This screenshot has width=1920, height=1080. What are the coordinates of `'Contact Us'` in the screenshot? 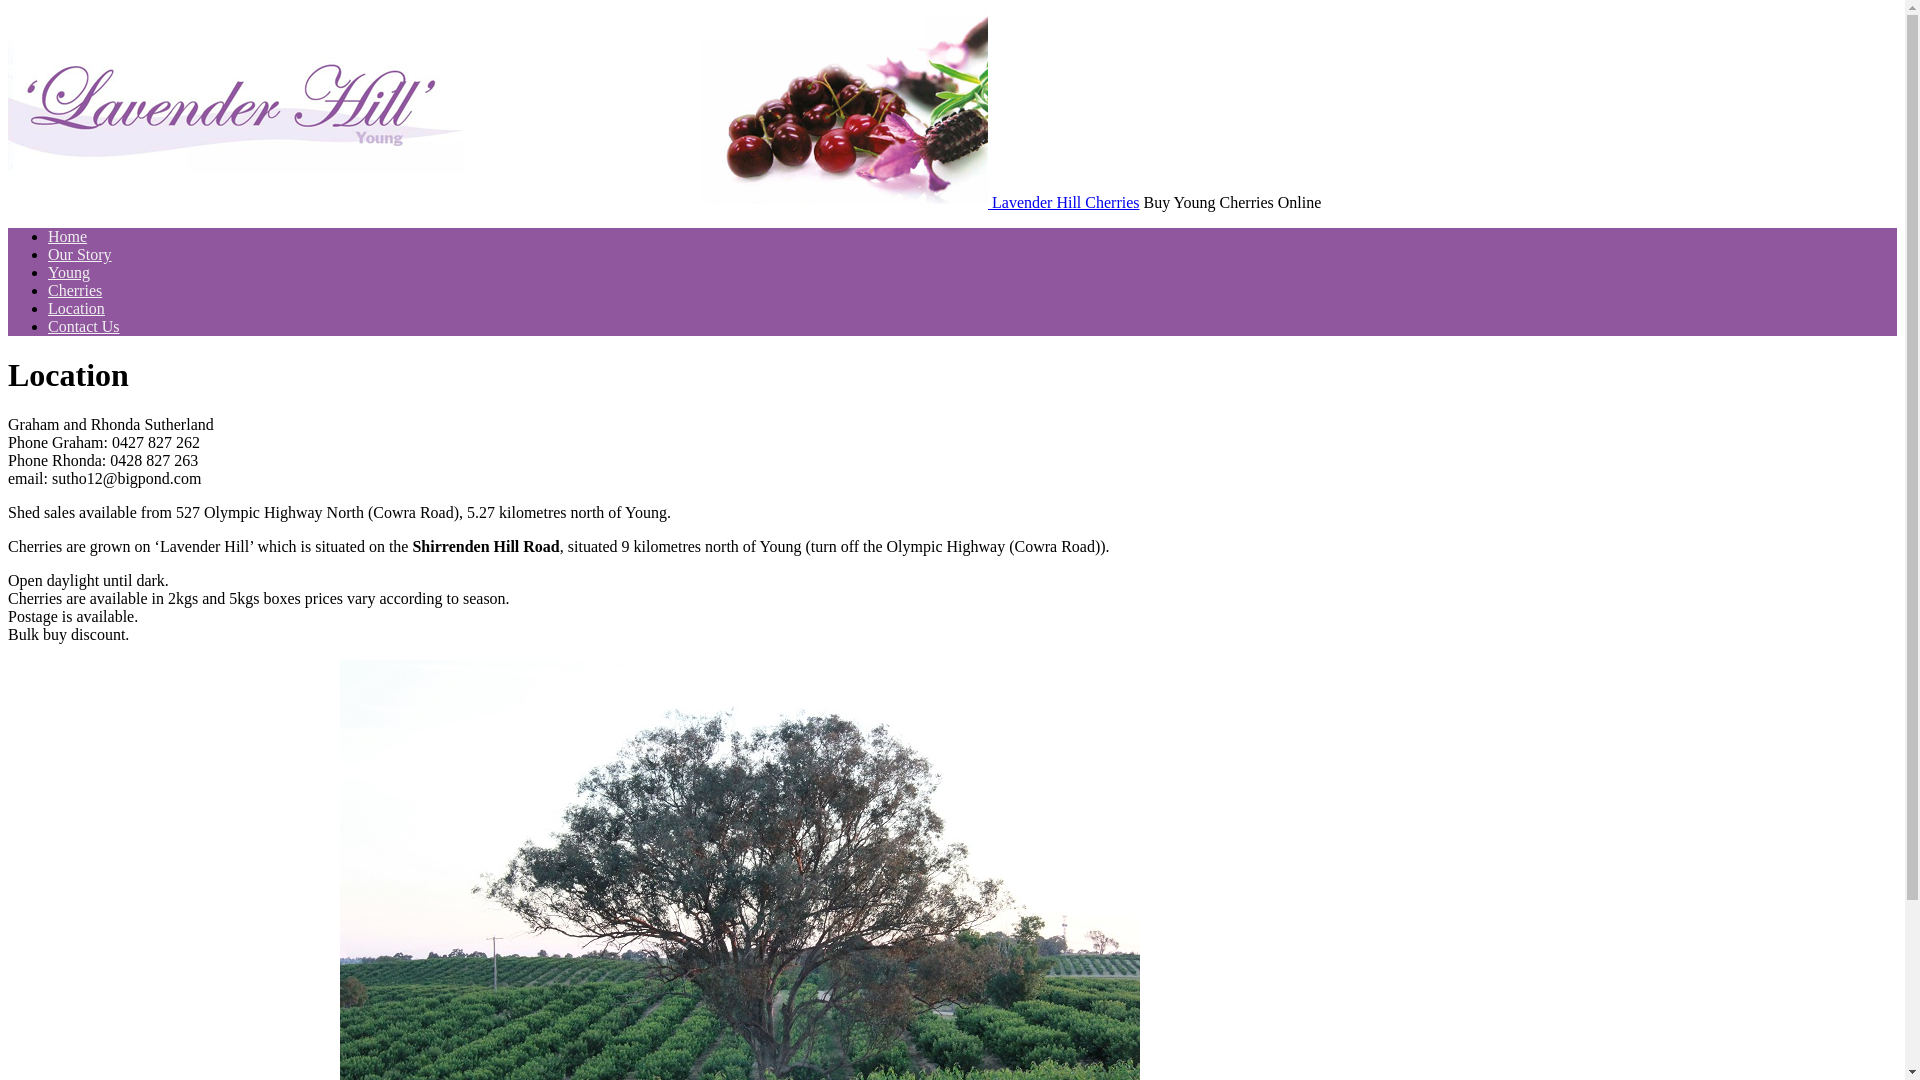 It's located at (82, 325).